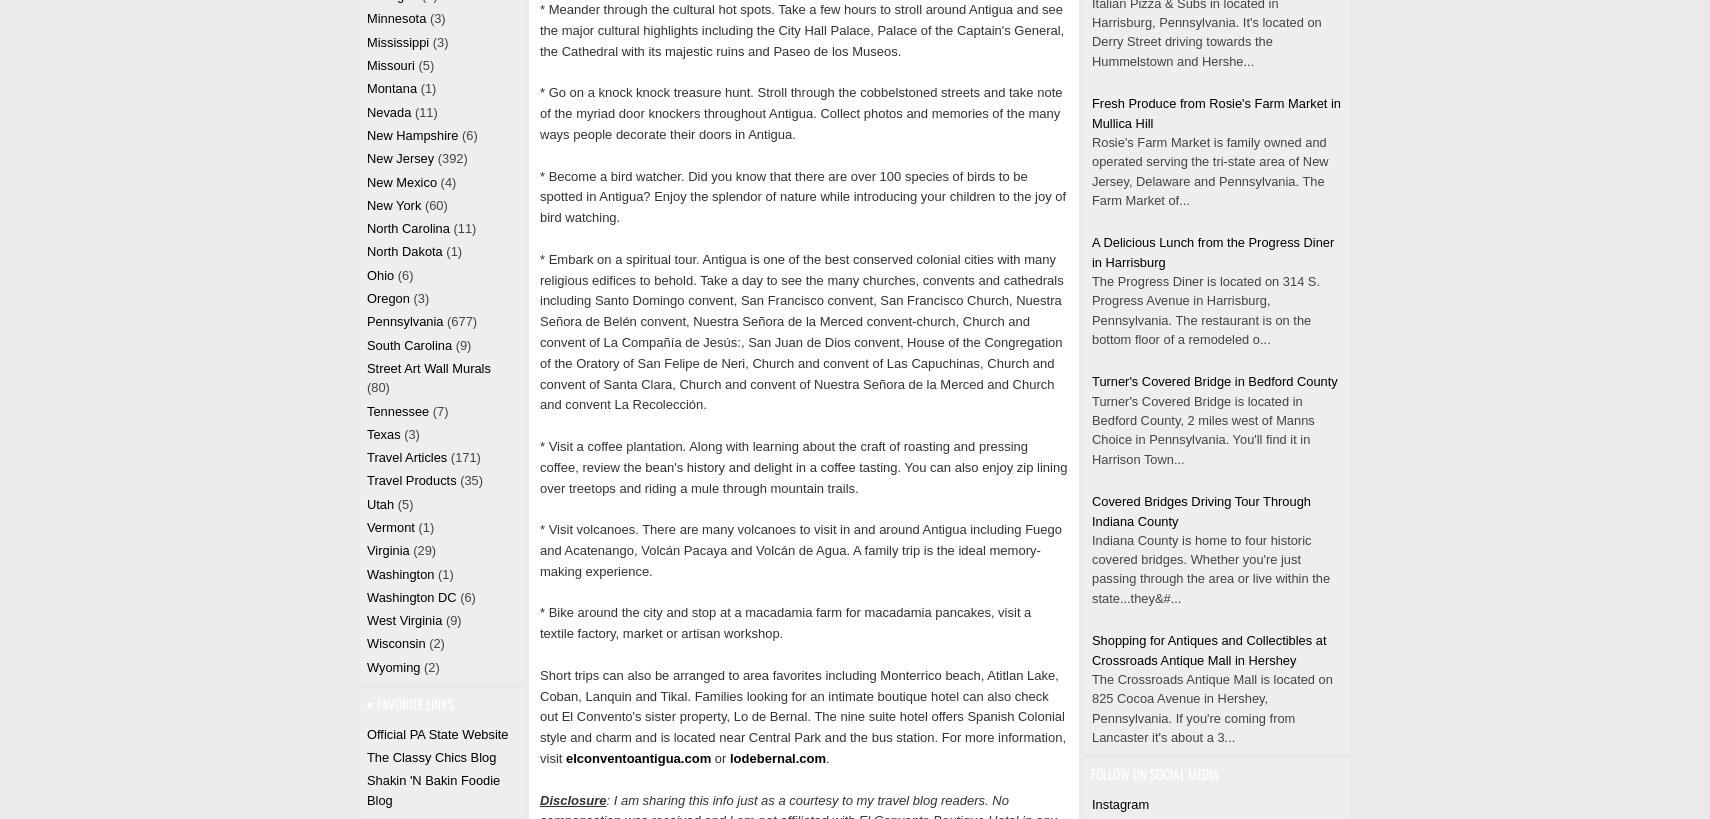  I want to click on 'Covered Bridges Driving Tour Through Indiana County', so click(1199, 509).